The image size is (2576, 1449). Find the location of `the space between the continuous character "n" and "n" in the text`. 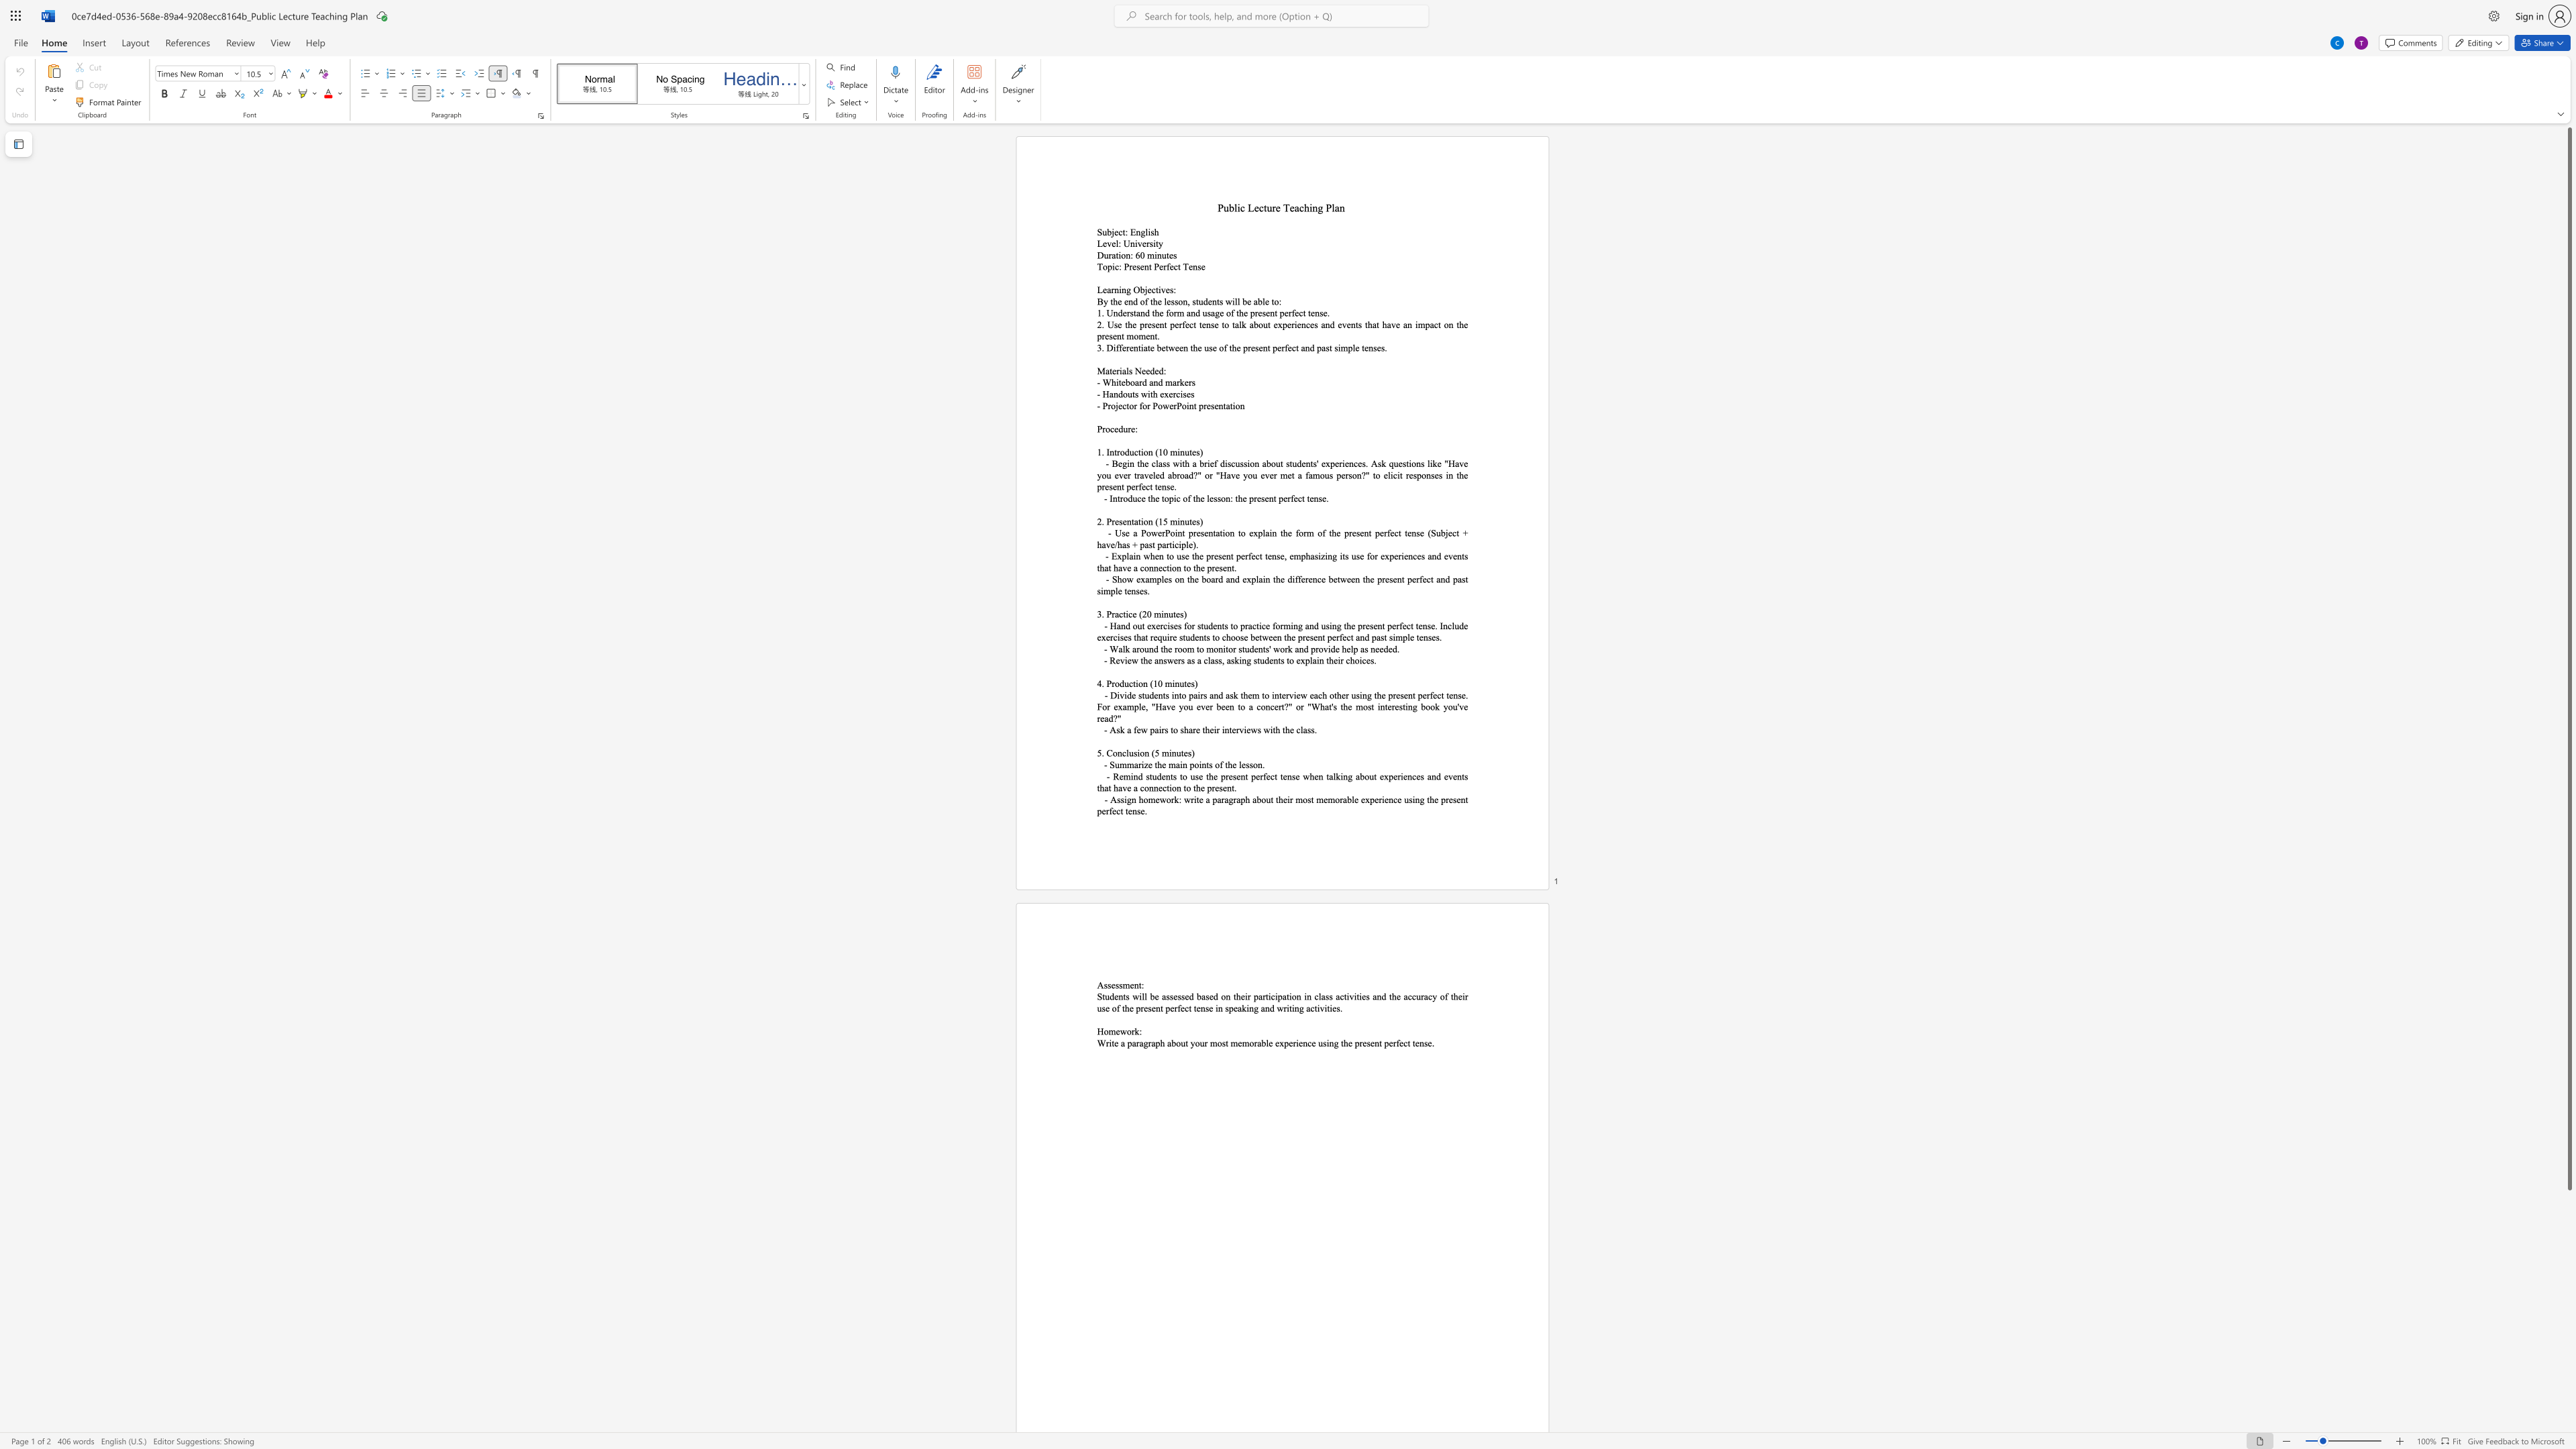

the space between the continuous character "n" and "n" in the text is located at coordinates (1152, 787).